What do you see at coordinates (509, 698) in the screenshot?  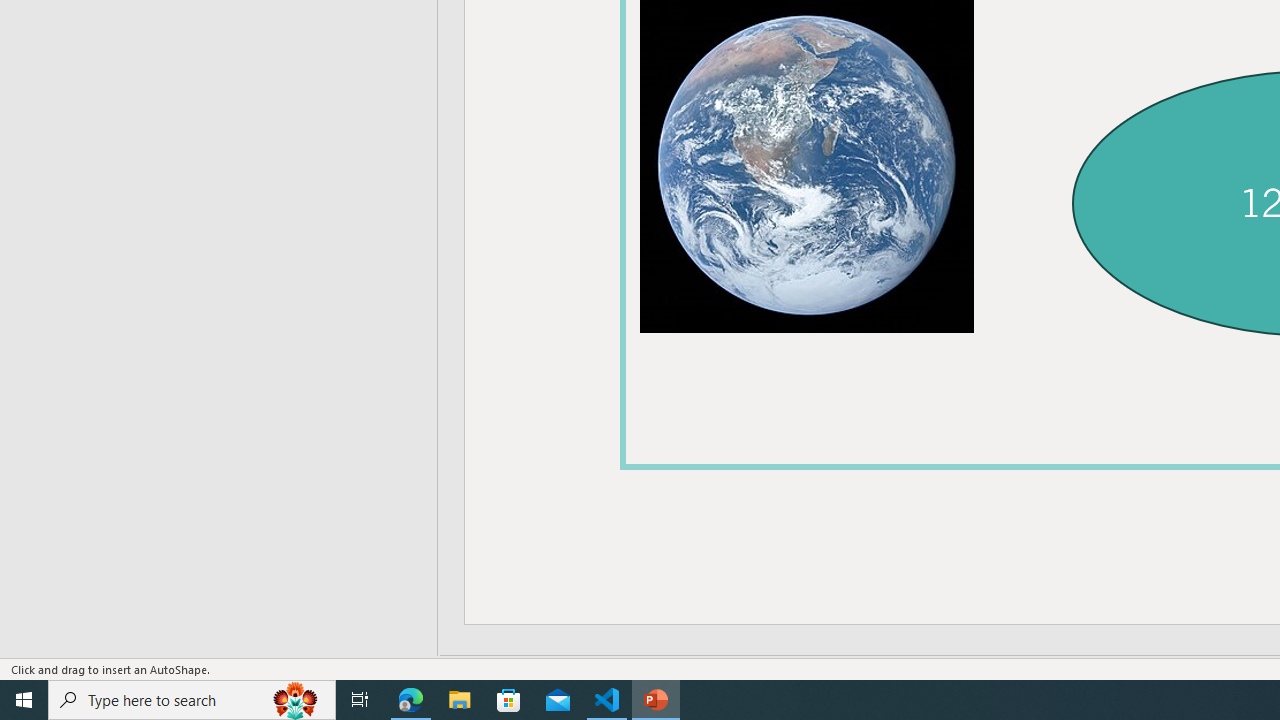 I see `'Microsoft Store'` at bounding box center [509, 698].